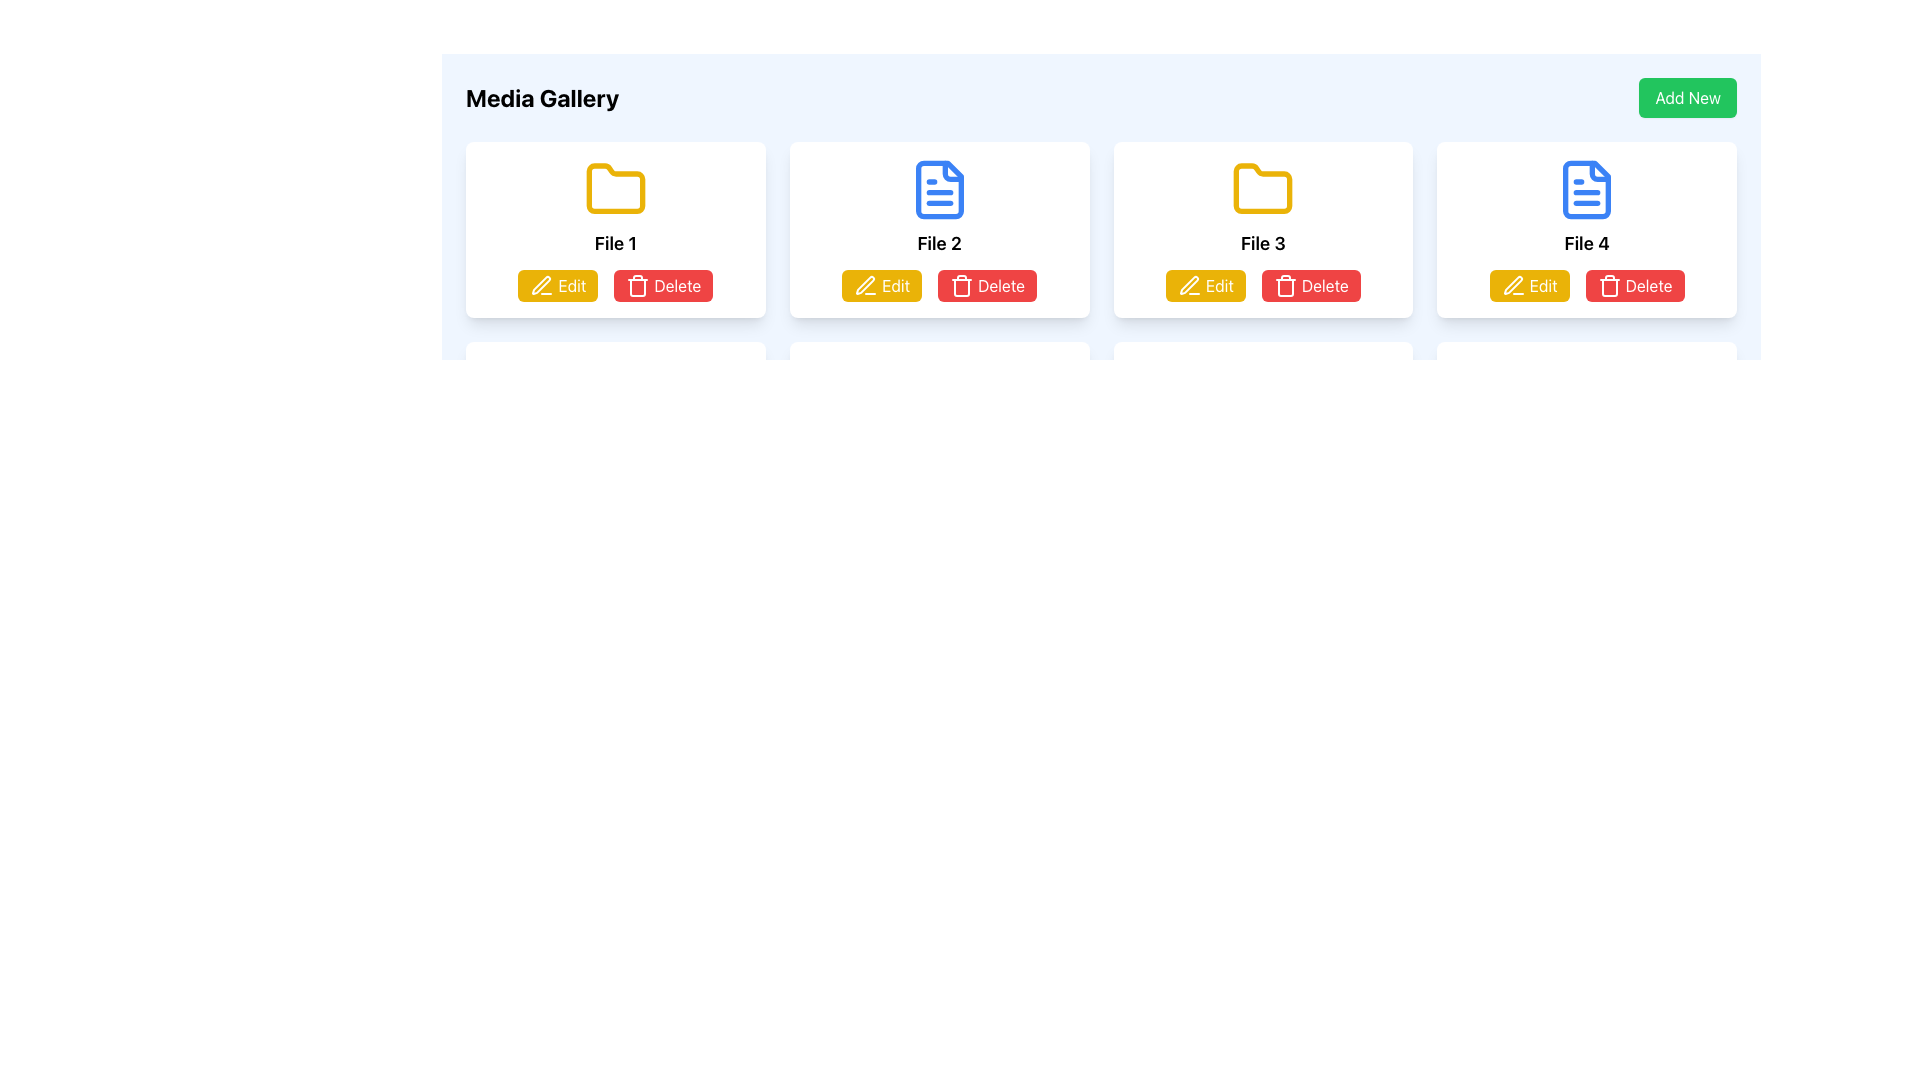 The width and height of the screenshot is (1920, 1080). I want to click on the trash bin icon on the left side of the red 'Delete' button located below the label 'File 3' in the third card of the horizontal row of cards labeled 'File 1' through 'File 4', so click(1285, 285).